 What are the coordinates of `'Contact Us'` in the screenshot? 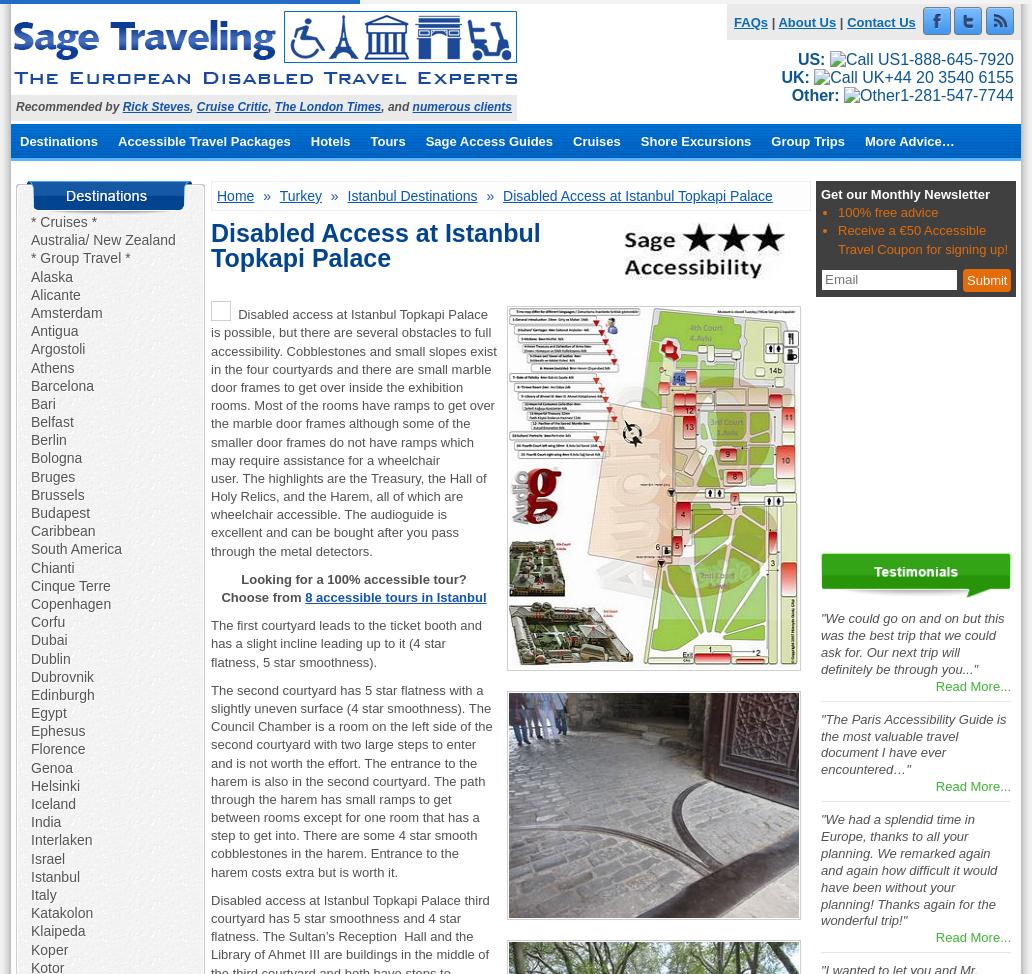 It's located at (881, 22).